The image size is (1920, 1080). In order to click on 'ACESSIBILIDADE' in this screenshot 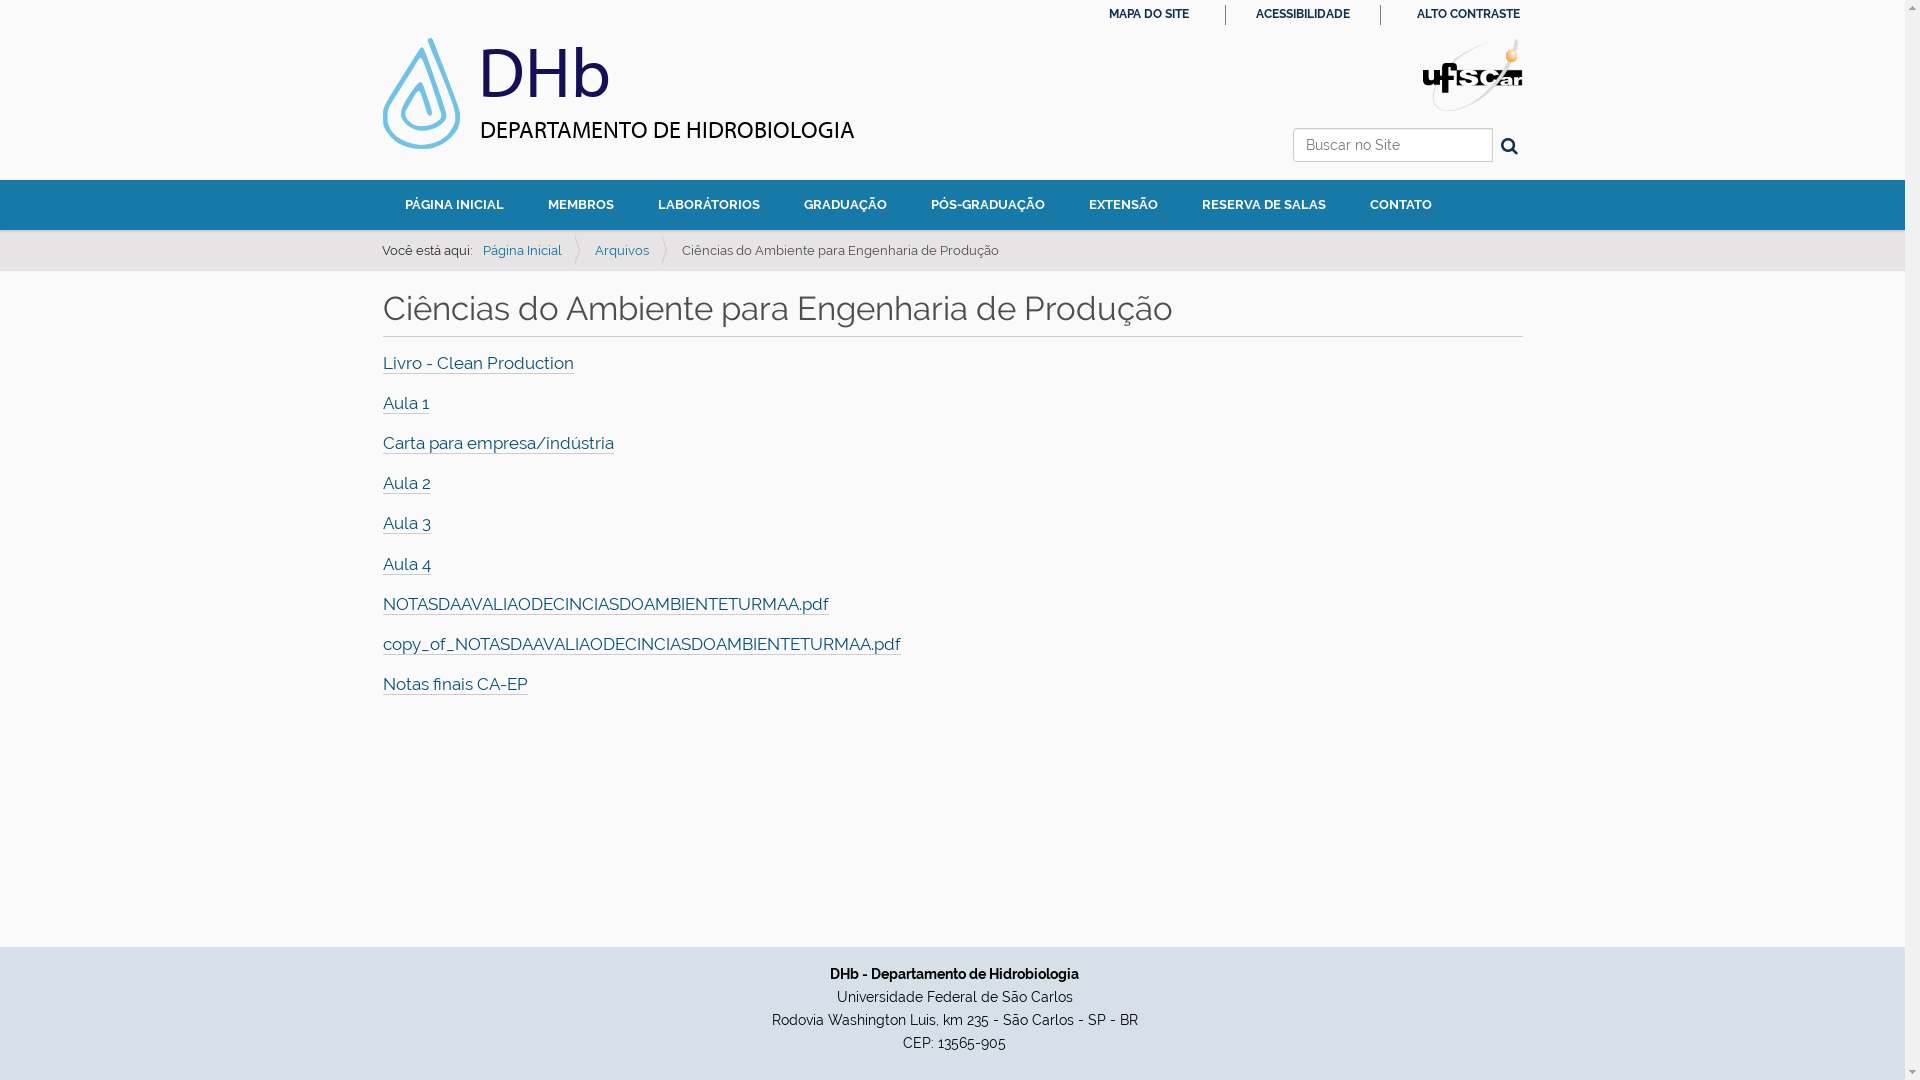, I will do `click(1302, 14)`.